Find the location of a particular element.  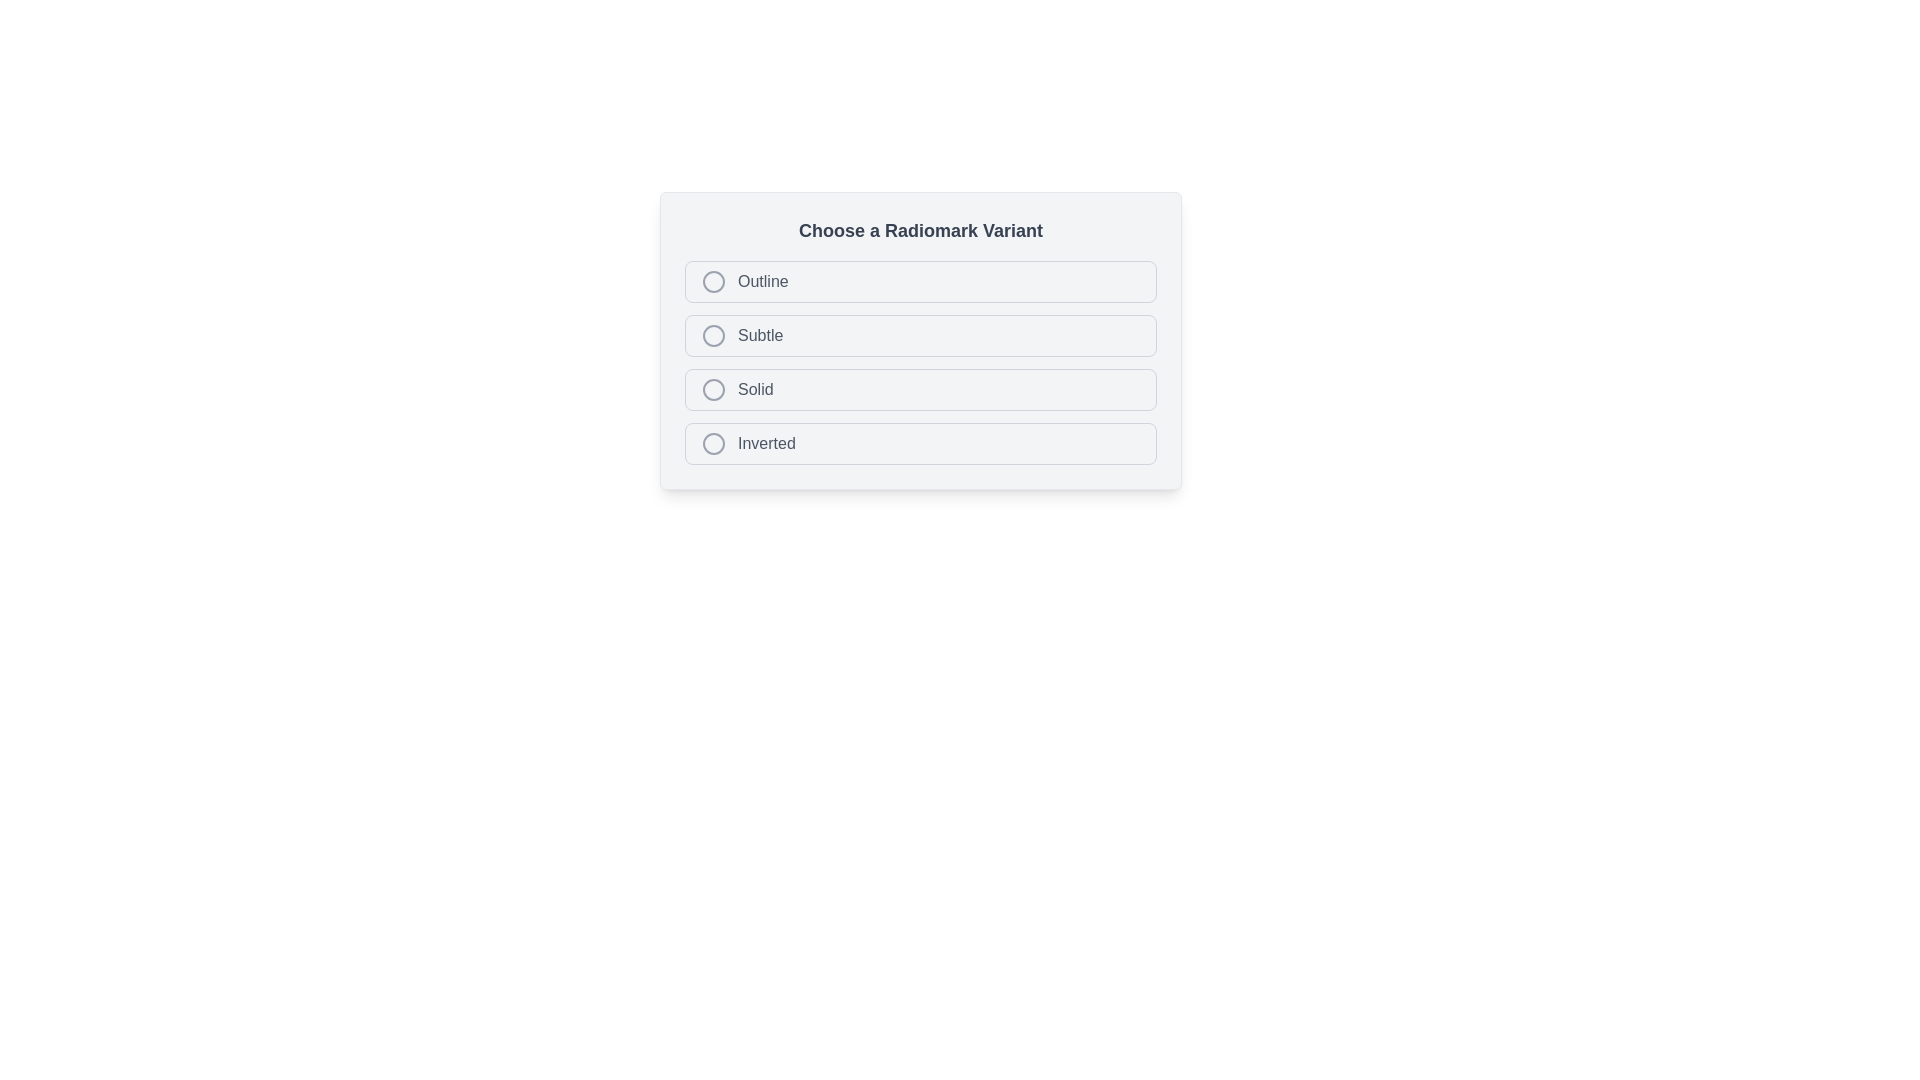

static text header element labeled 'Choose a Radiomark Variant.' located at the top of the box containing multiple radio buttons is located at coordinates (920, 230).